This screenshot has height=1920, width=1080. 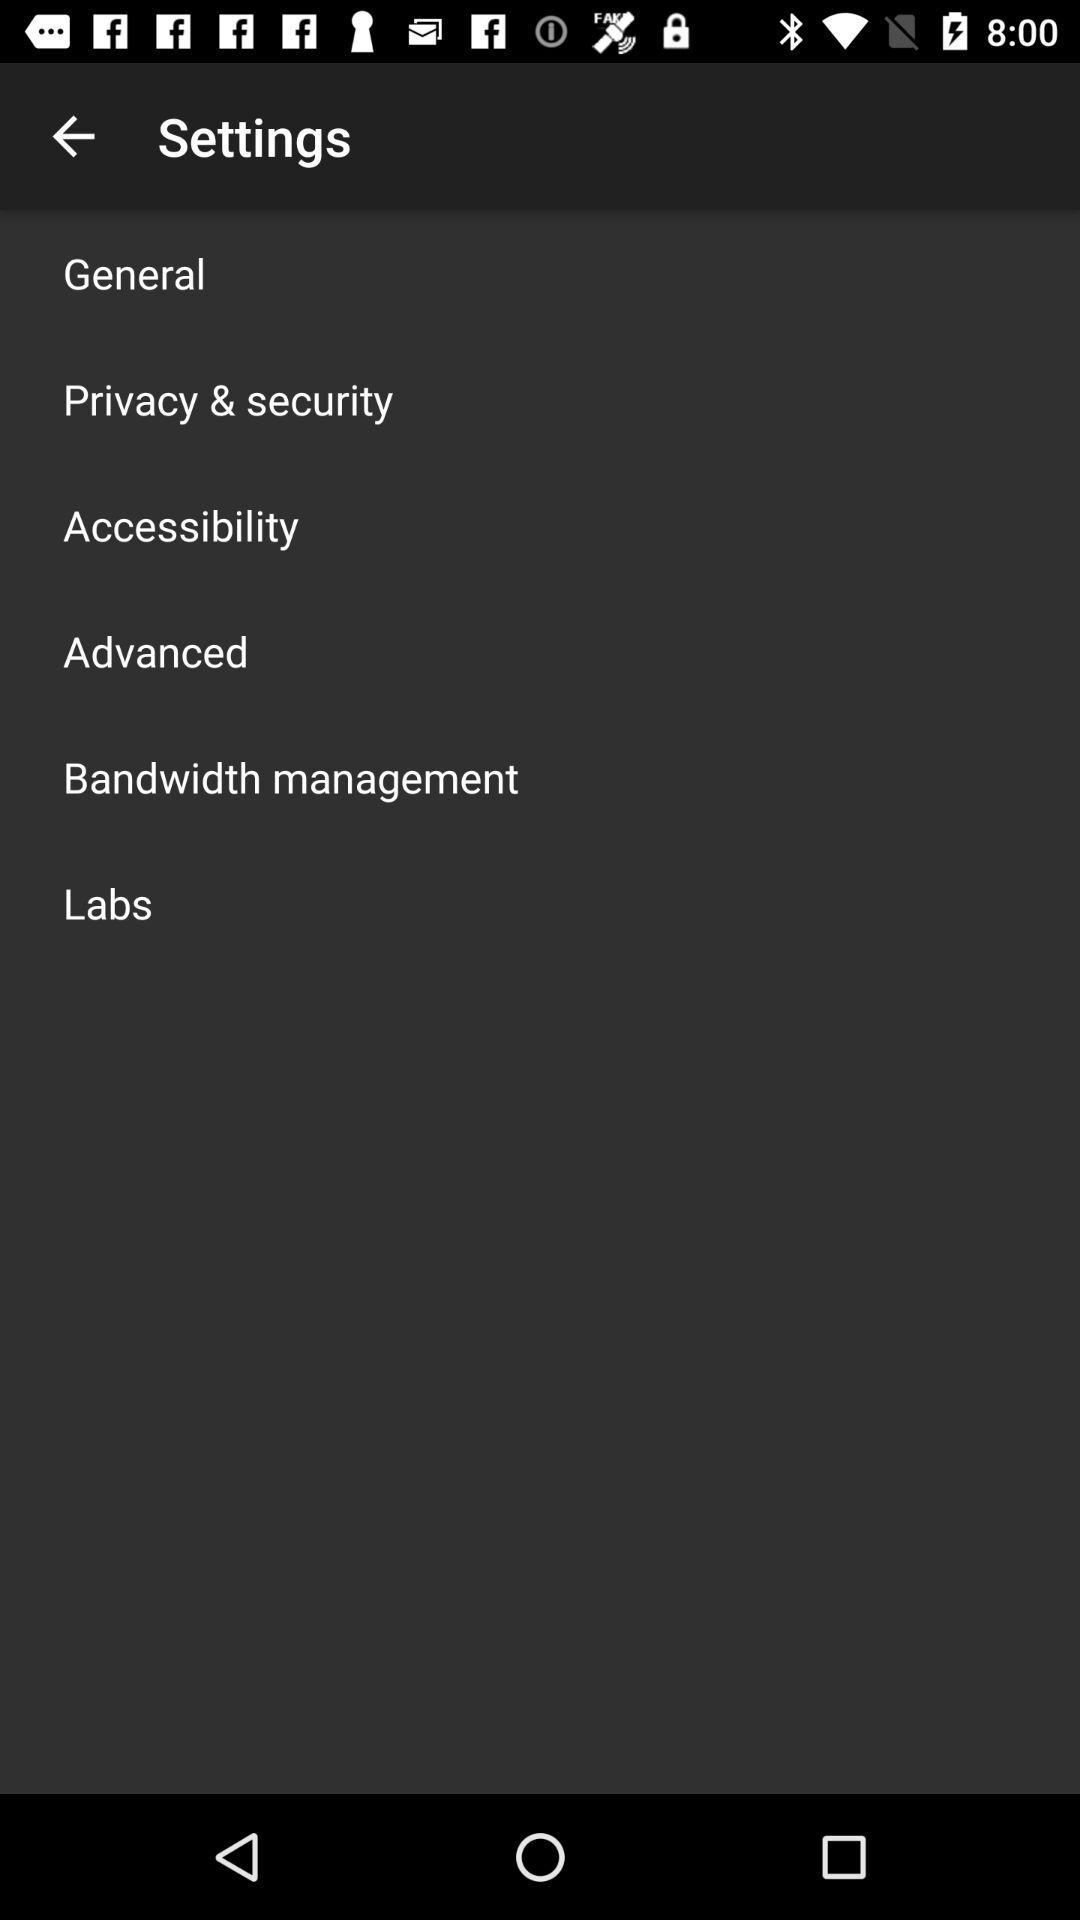 What do you see at coordinates (290, 776) in the screenshot?
I see `bandwidth management app` at bounding box center [290, 776].